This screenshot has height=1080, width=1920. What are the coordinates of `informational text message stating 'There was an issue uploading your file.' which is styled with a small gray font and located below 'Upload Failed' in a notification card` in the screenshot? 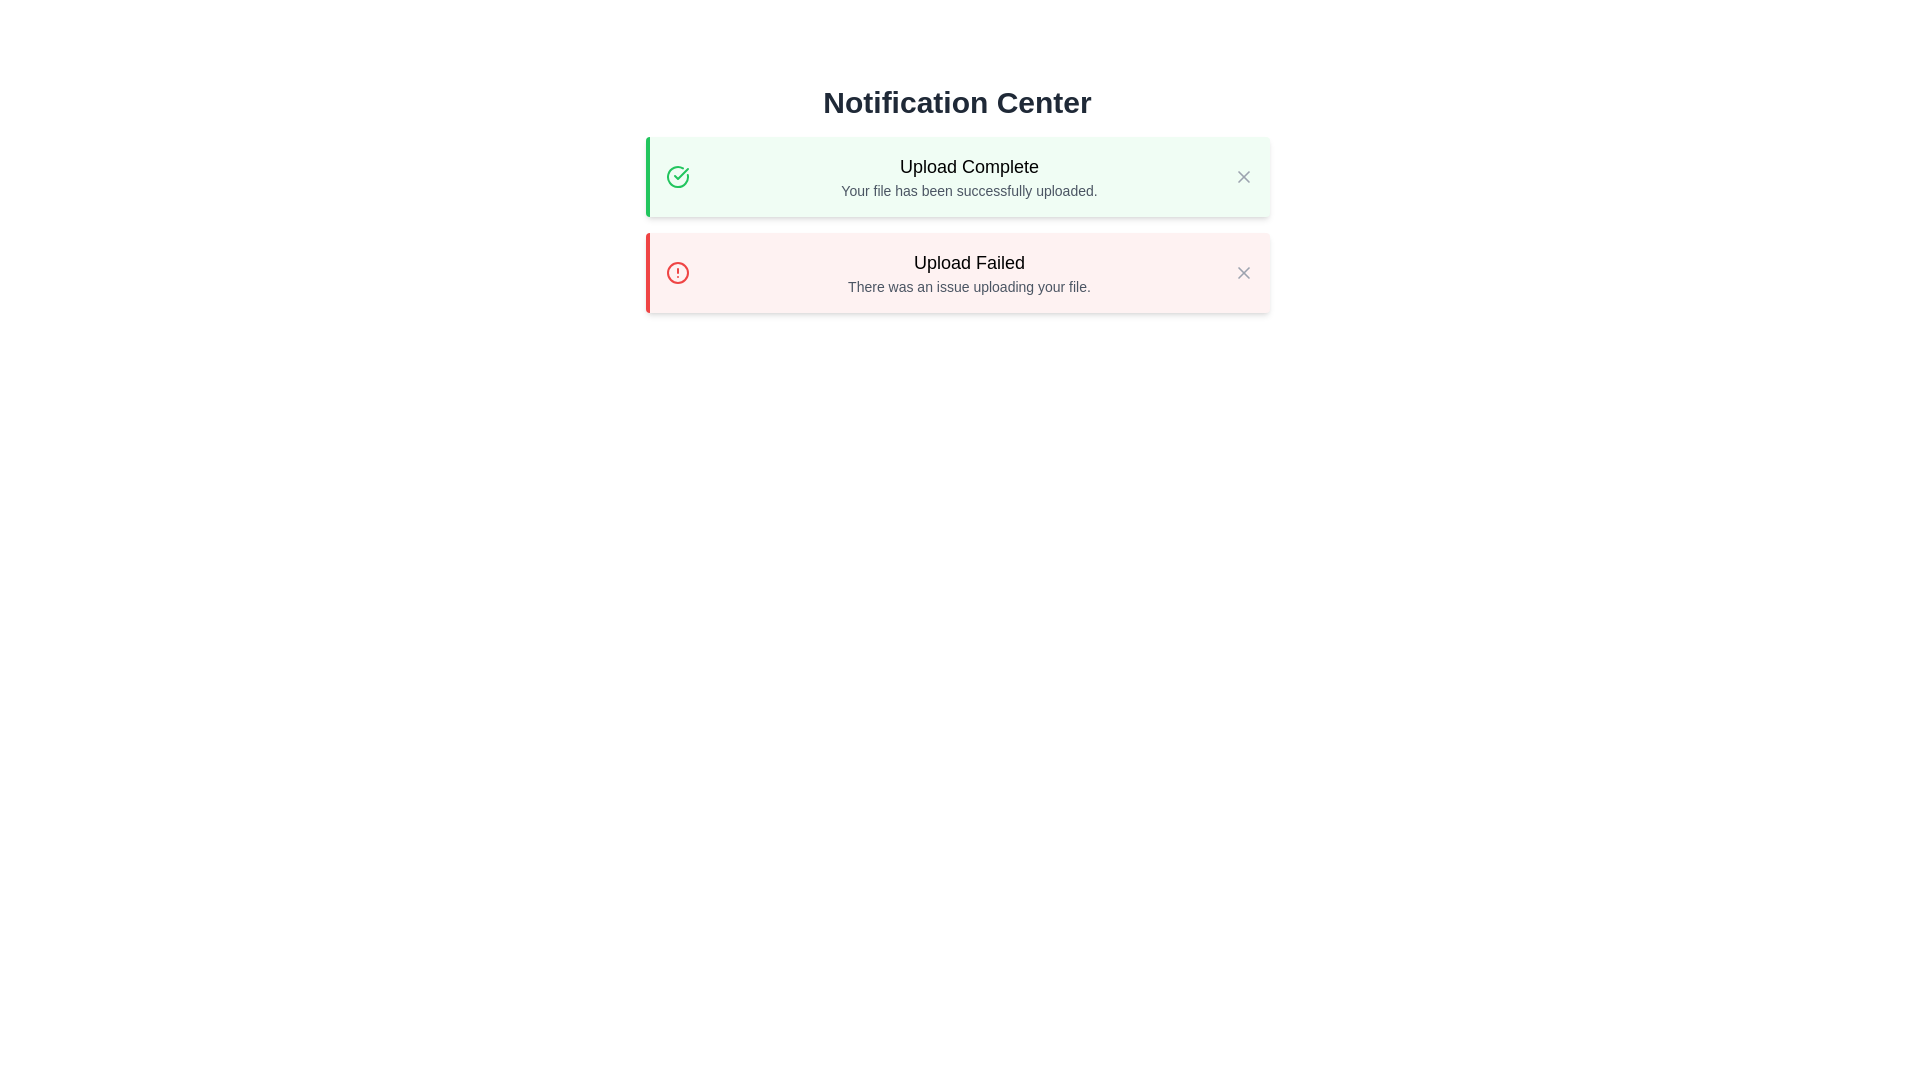 It's located at (969, 286).